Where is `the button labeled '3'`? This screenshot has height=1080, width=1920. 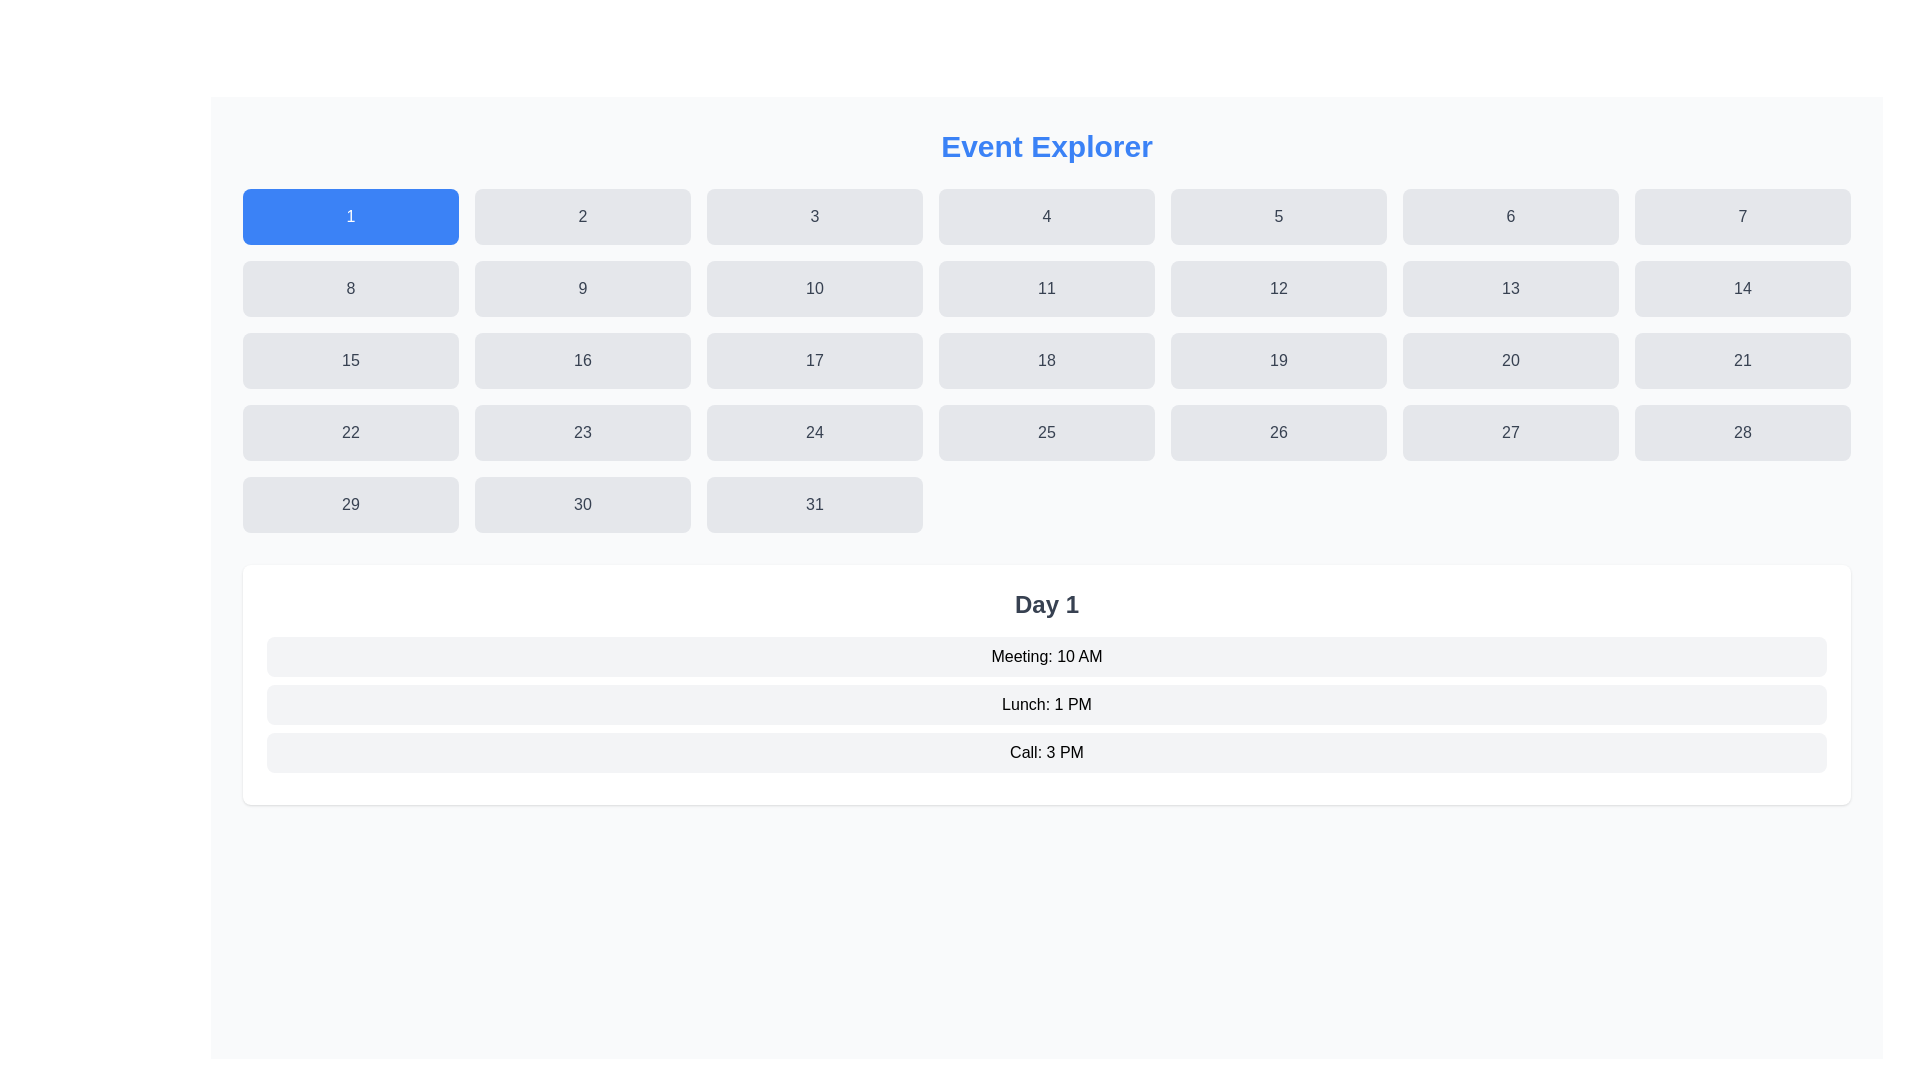 the button labeled '3' is located at coordinates (815, 216).